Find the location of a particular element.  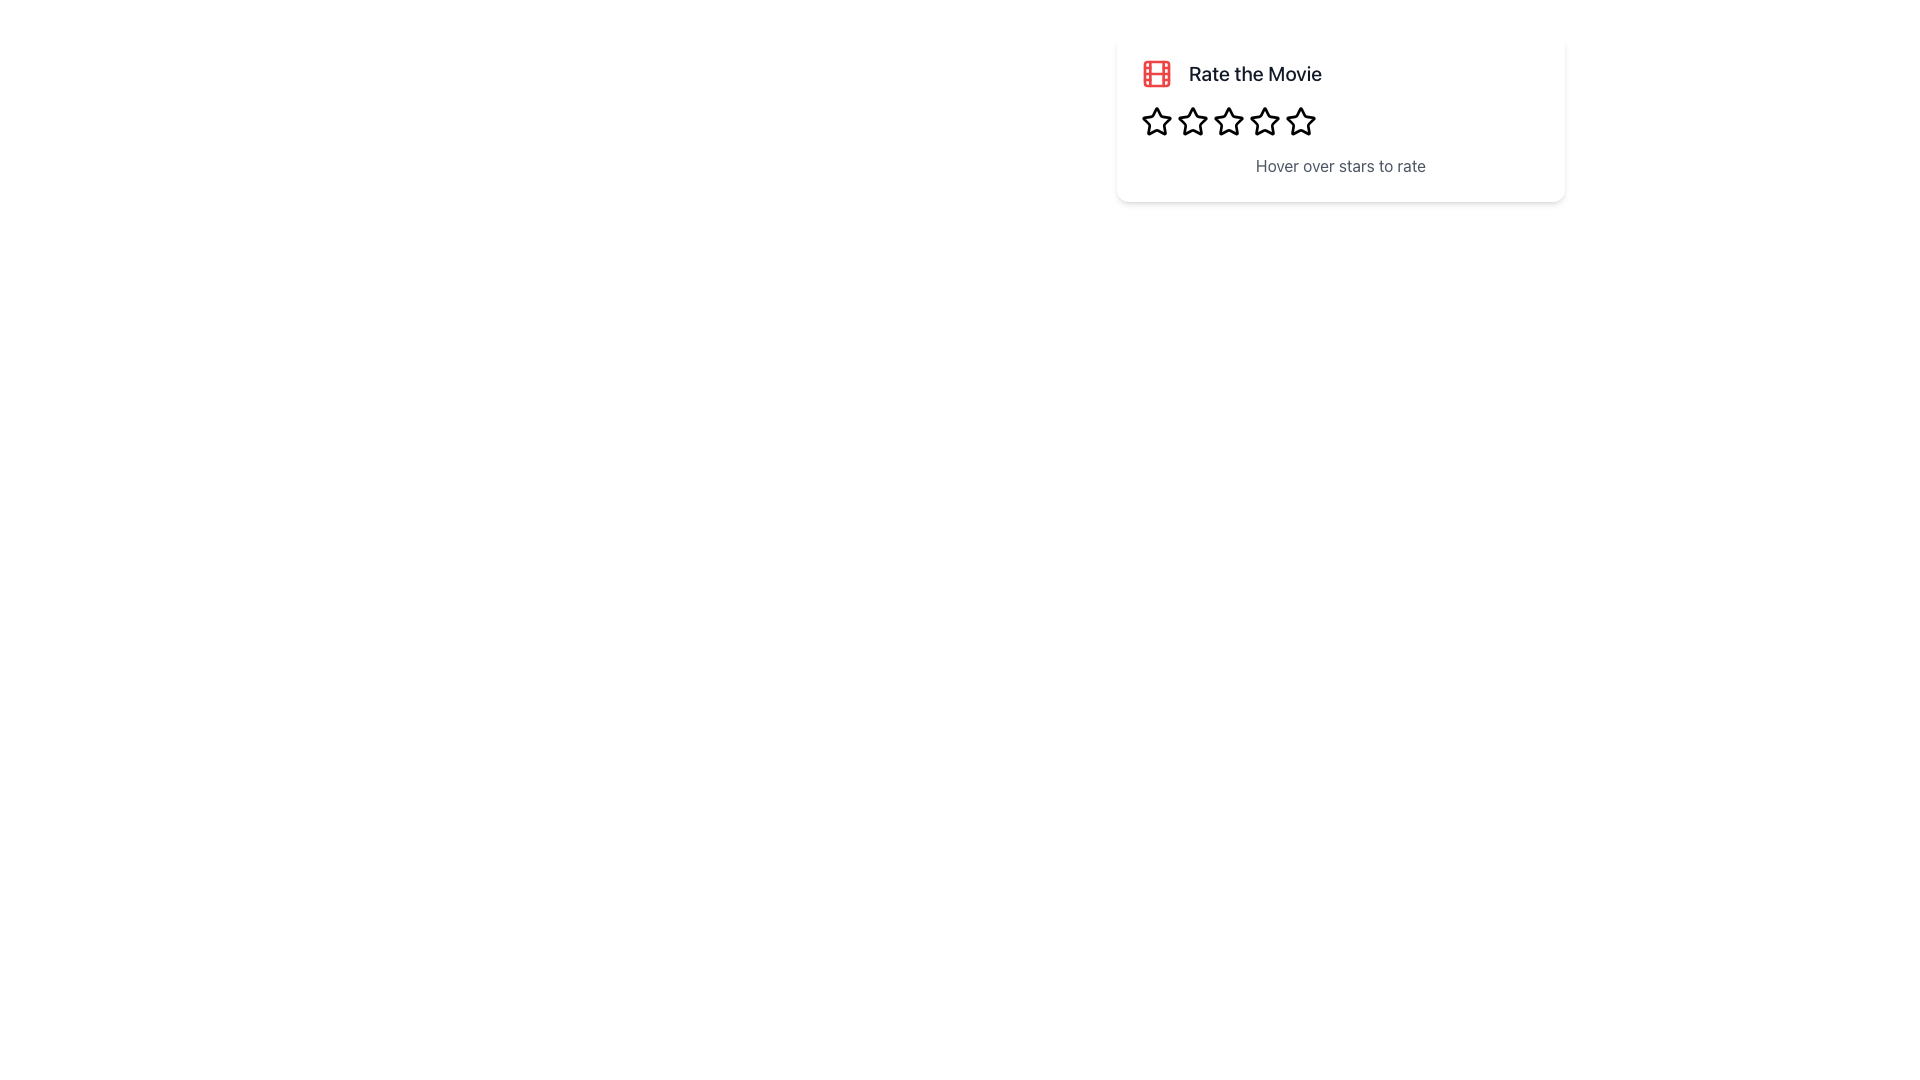

the third star icon in the star rating control bar, which is characterized by a light grey outline and a black stroke, indicating a rating level is located at coordinates (1264, 121).